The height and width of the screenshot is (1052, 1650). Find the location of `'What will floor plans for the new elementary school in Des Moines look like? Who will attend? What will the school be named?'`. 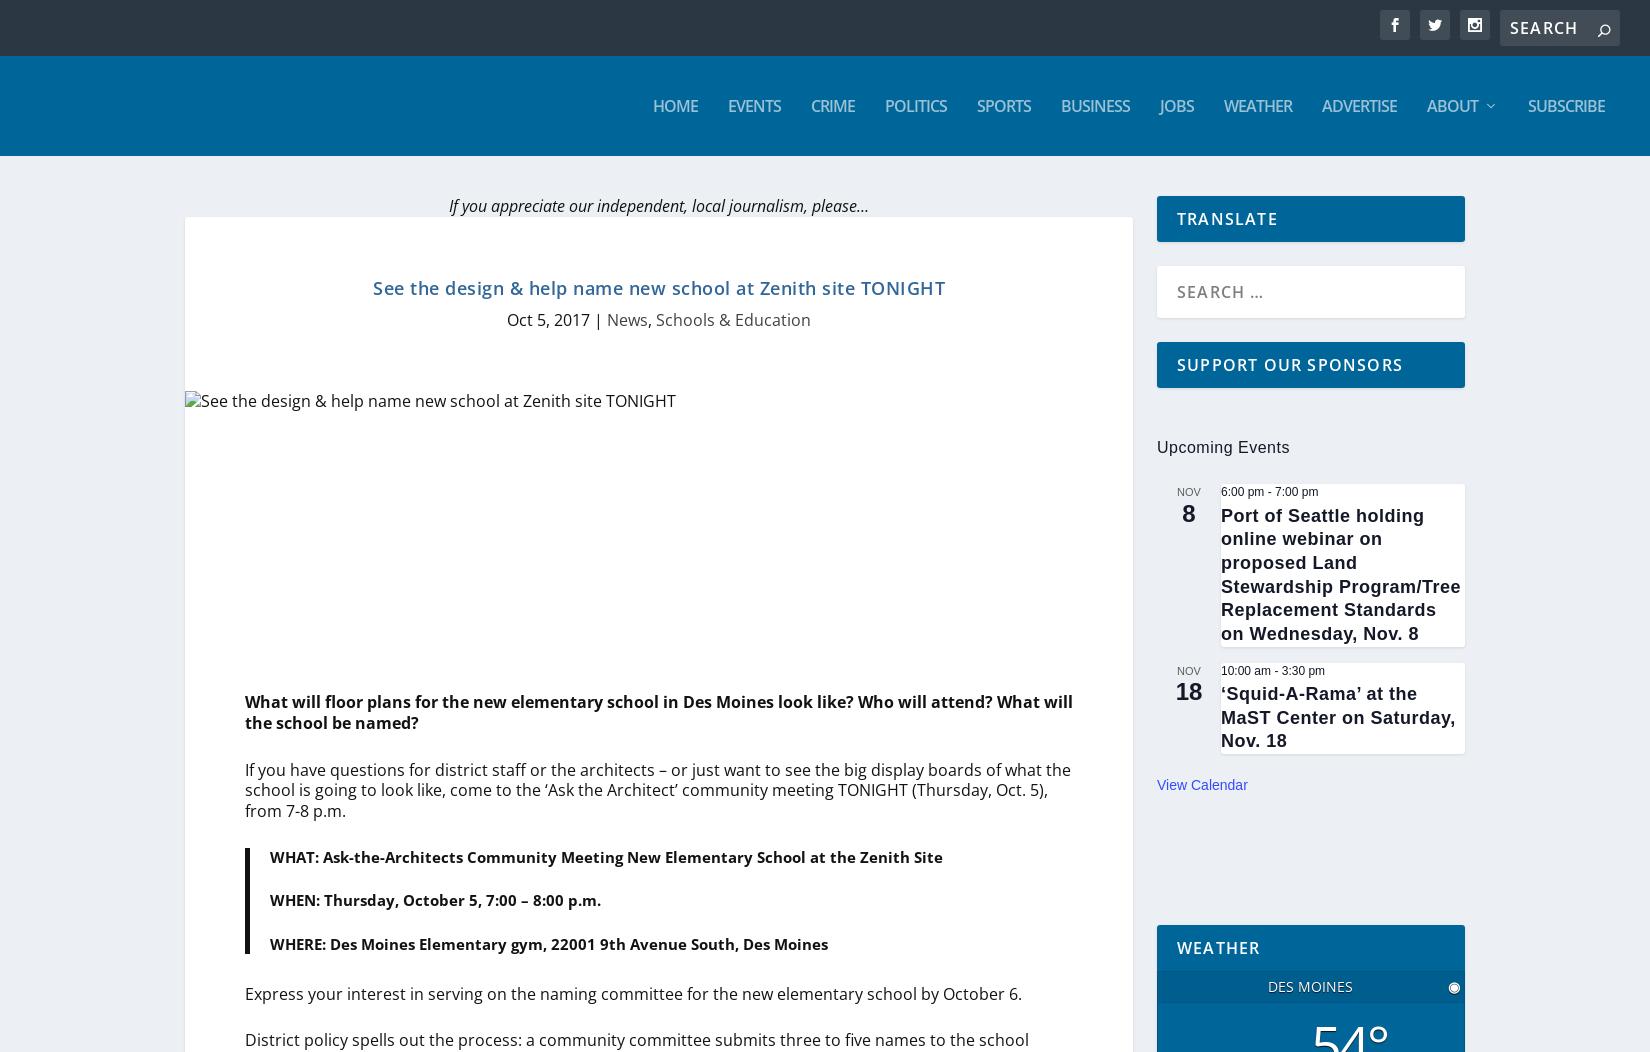

'What will floor plans for the new elementary school in Des Moines look like? Who will attend? What will the school be named?' is located at coordinates (245, 712).